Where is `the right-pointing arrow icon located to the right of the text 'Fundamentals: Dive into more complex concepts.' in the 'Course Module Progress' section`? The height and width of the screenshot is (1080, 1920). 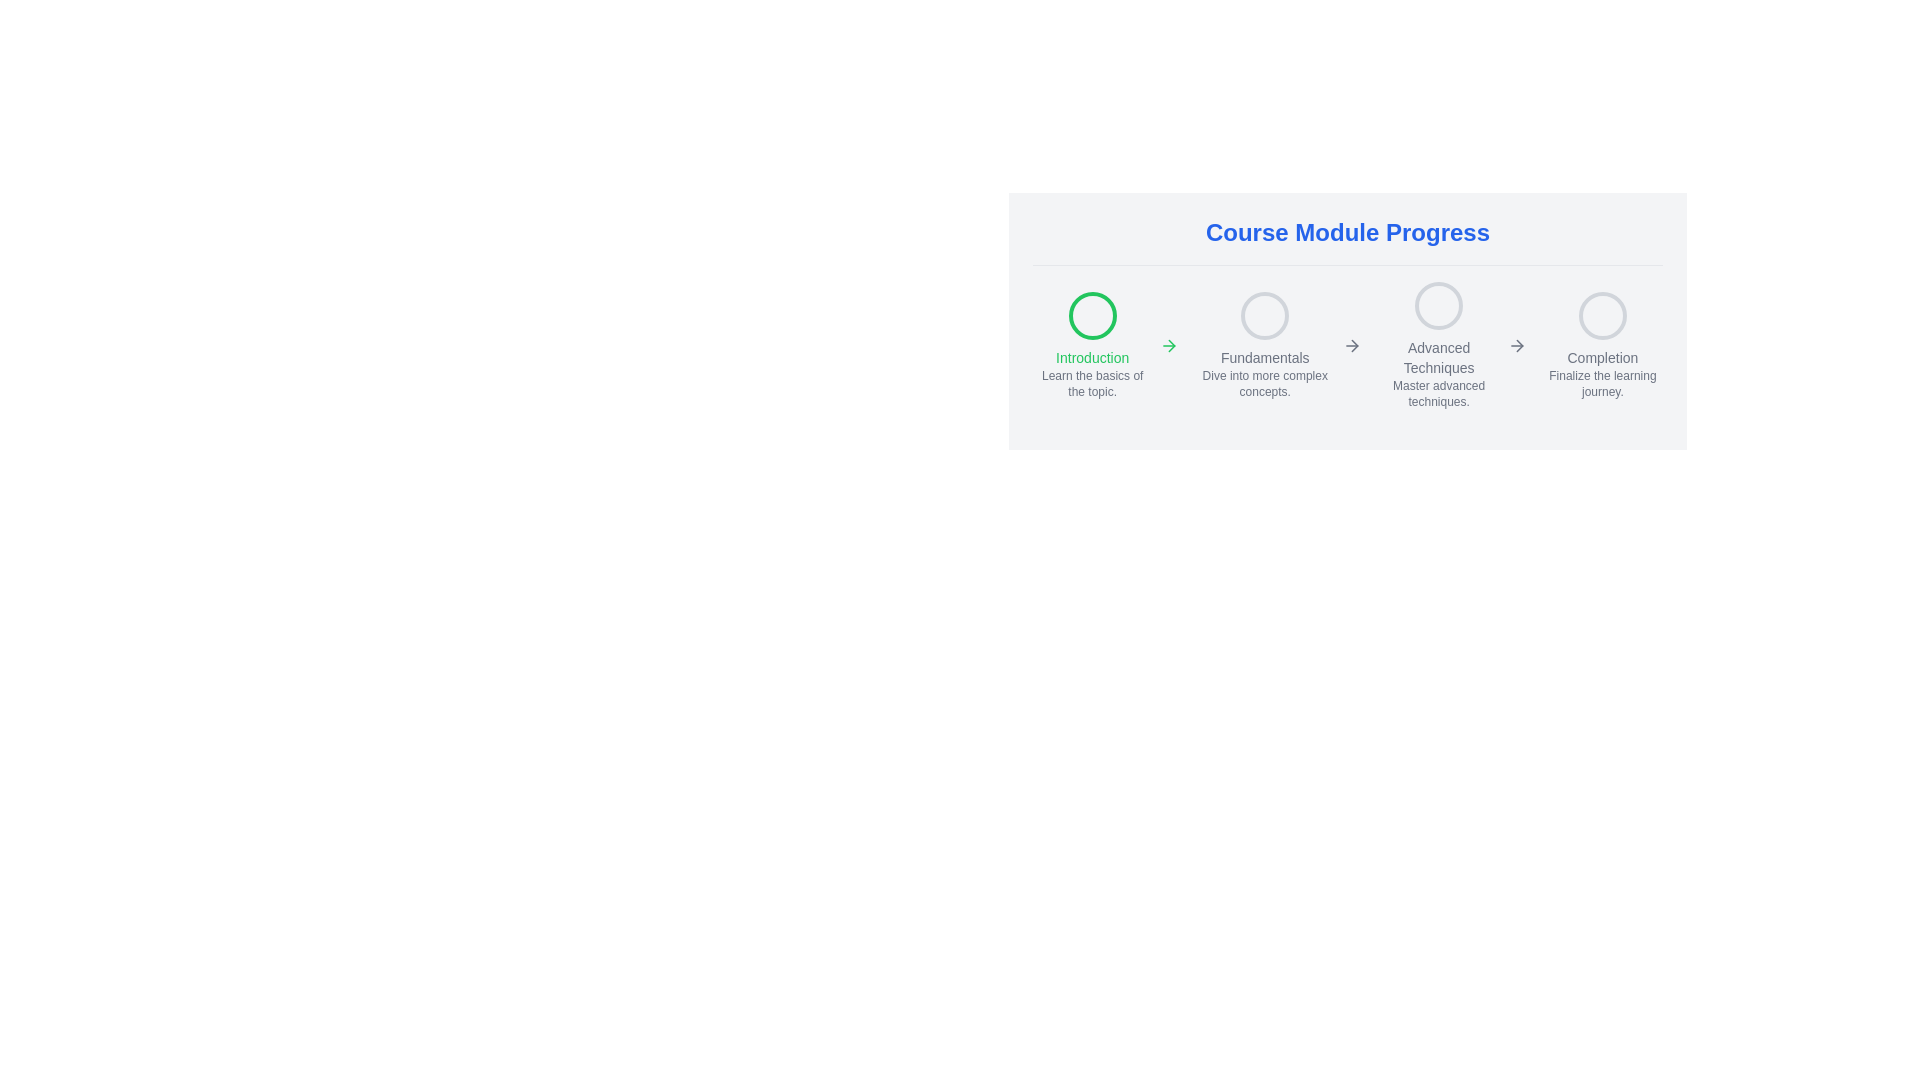
the right-pointing arrow icon located to the right of the text 'Fundamentals: Dive into more complex concepts.' in the 'Course Module Progress' section is located at coordinates (1352, 345).